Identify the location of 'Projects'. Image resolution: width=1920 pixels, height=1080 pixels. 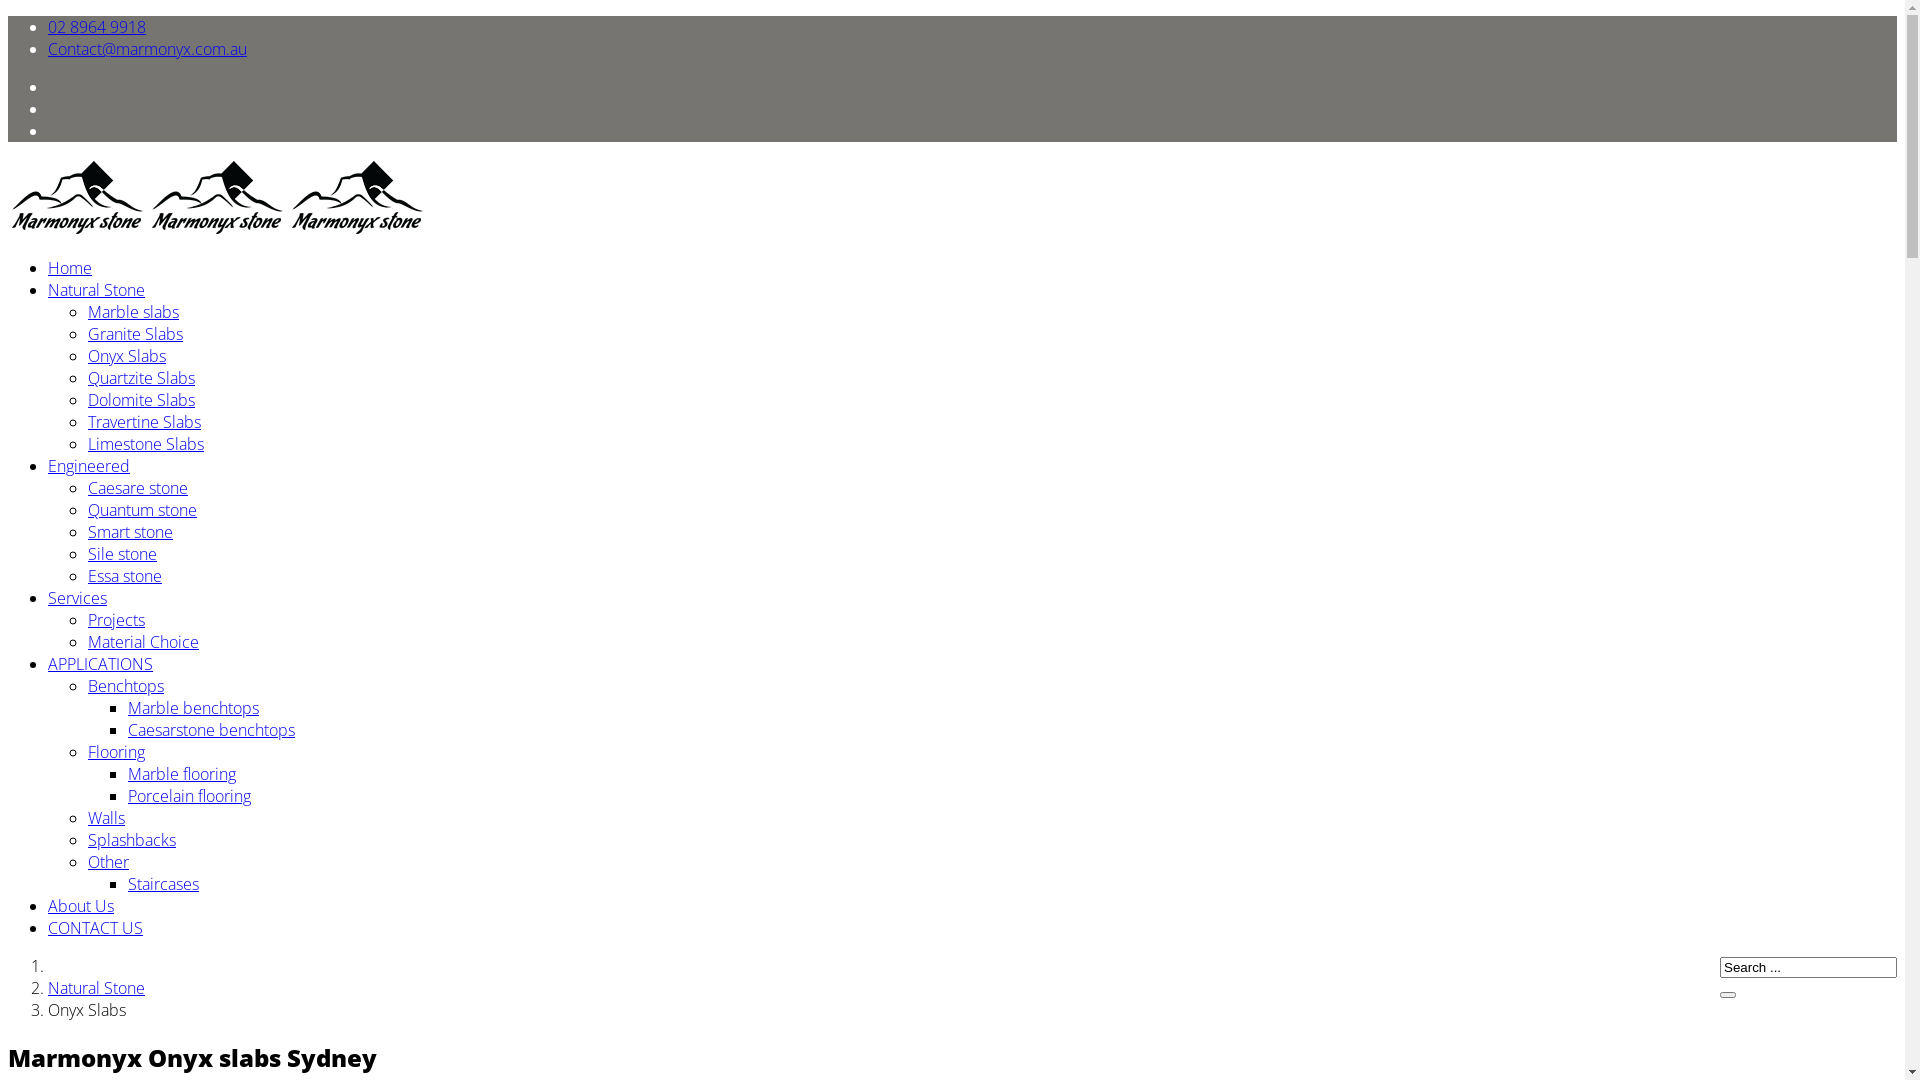
(86, 619).